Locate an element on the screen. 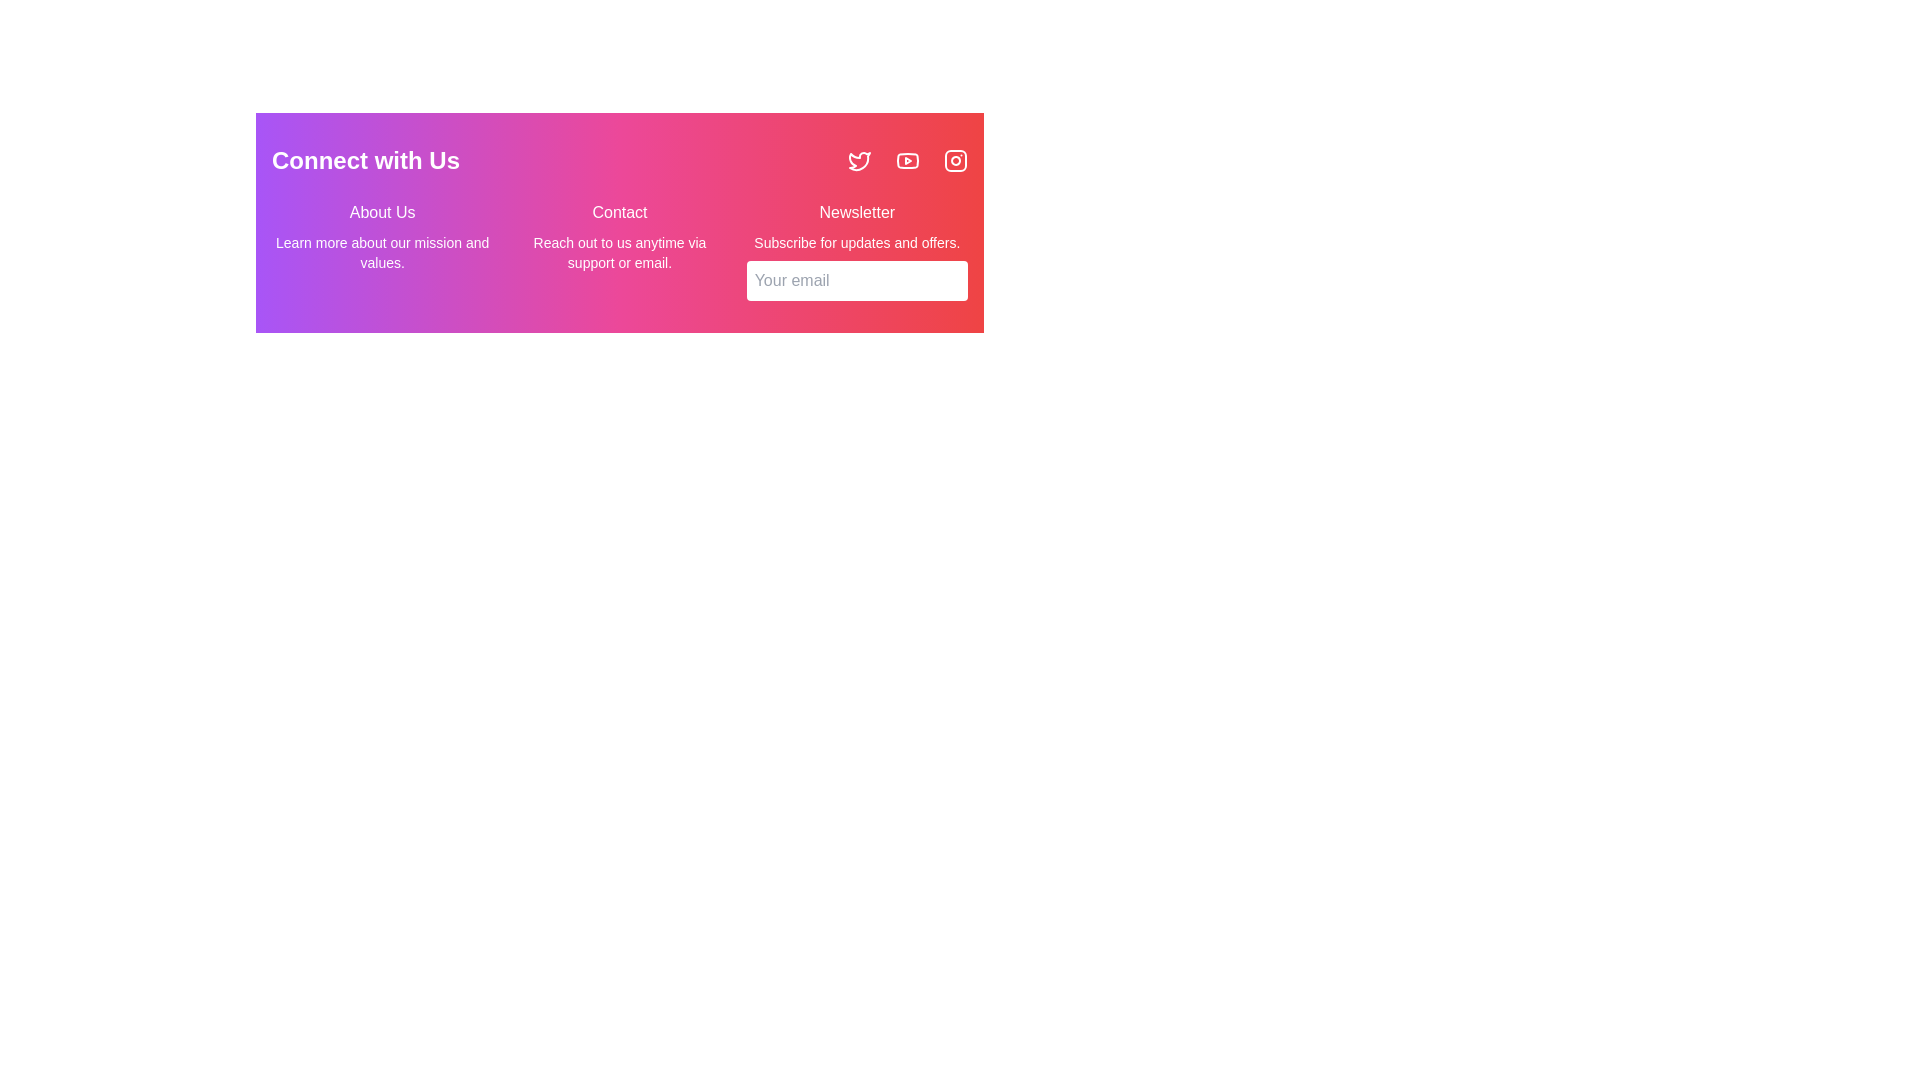 This screenshot has height=1080, width=1920. displayed information in the static text section with a gradient background that includes 'About Us', 'Contact', and 'Newsletter' headers, located centrally under 'Connect with Us' is located at coordinates (618, 223).